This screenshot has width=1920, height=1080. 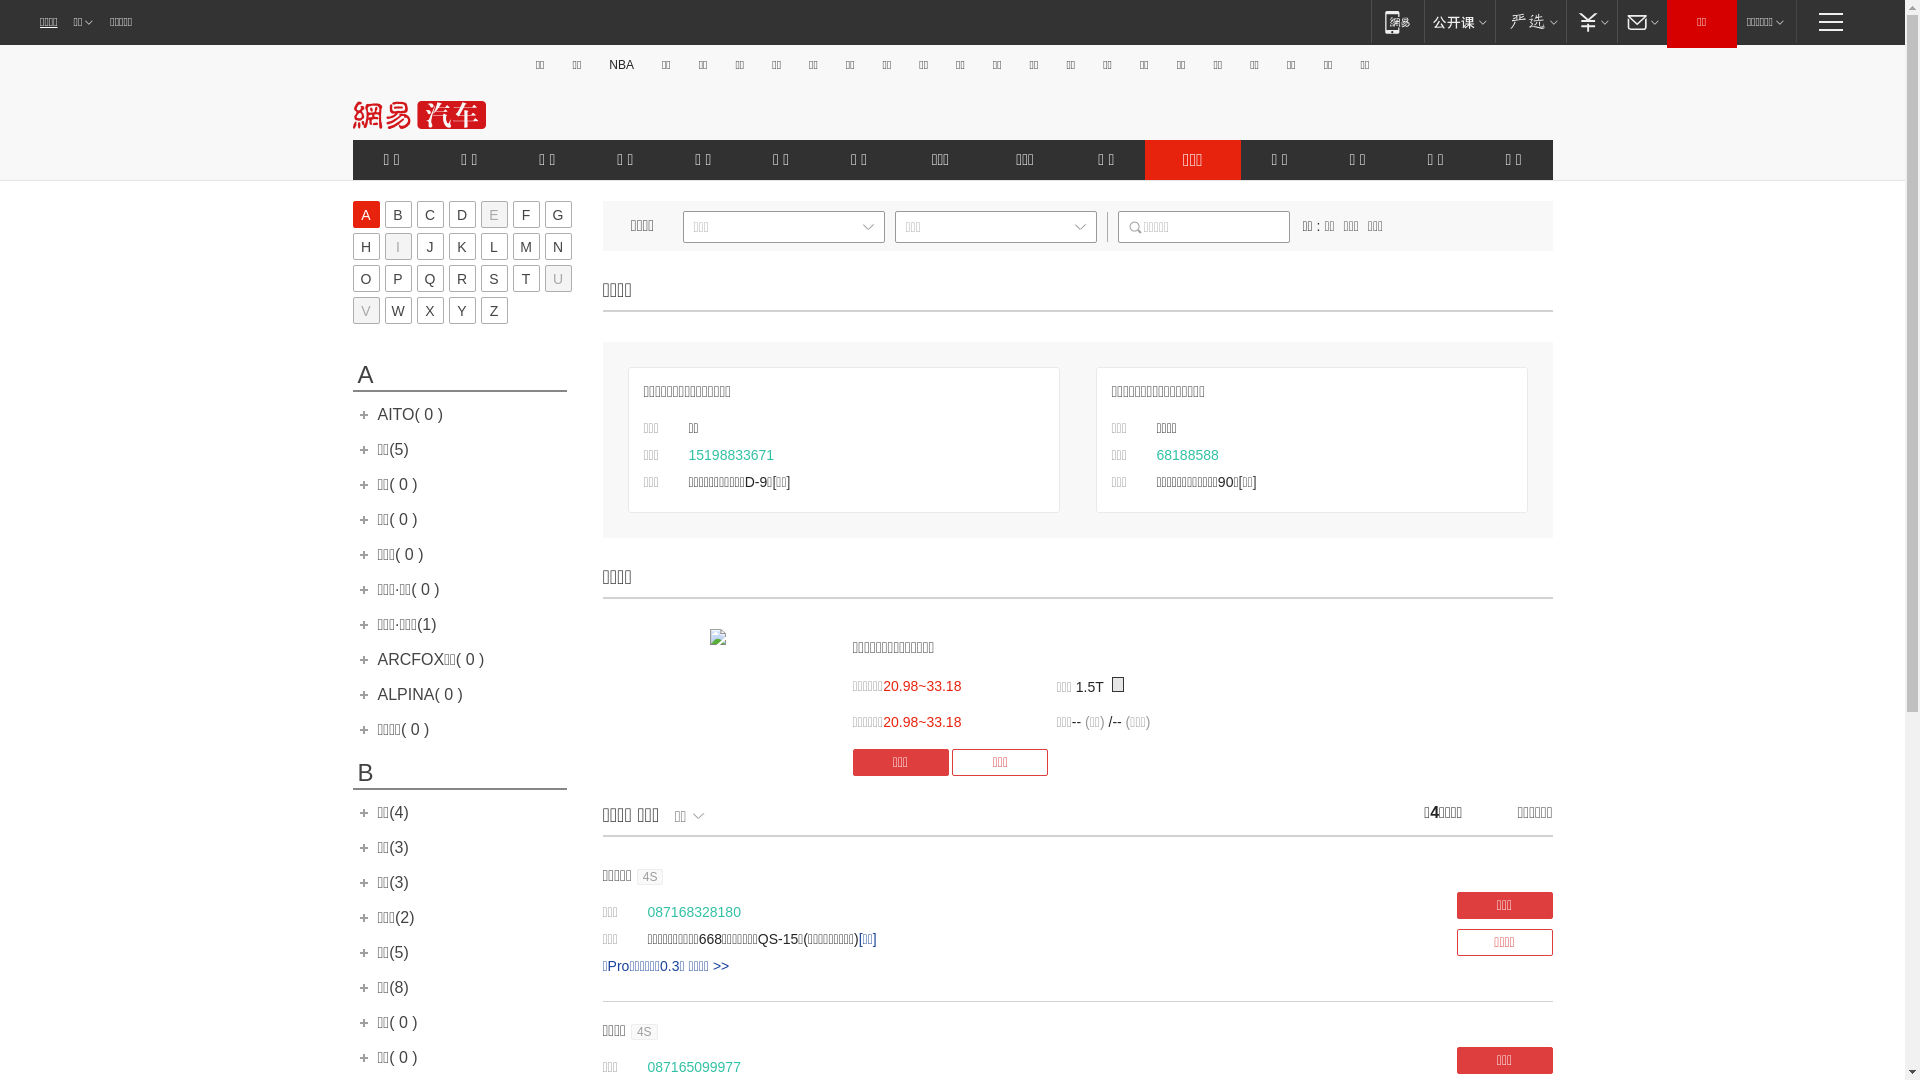 What do you see at coordinates (493, 310) in the screenshot?
I see `'Z'` at bounding box center [493, 310].